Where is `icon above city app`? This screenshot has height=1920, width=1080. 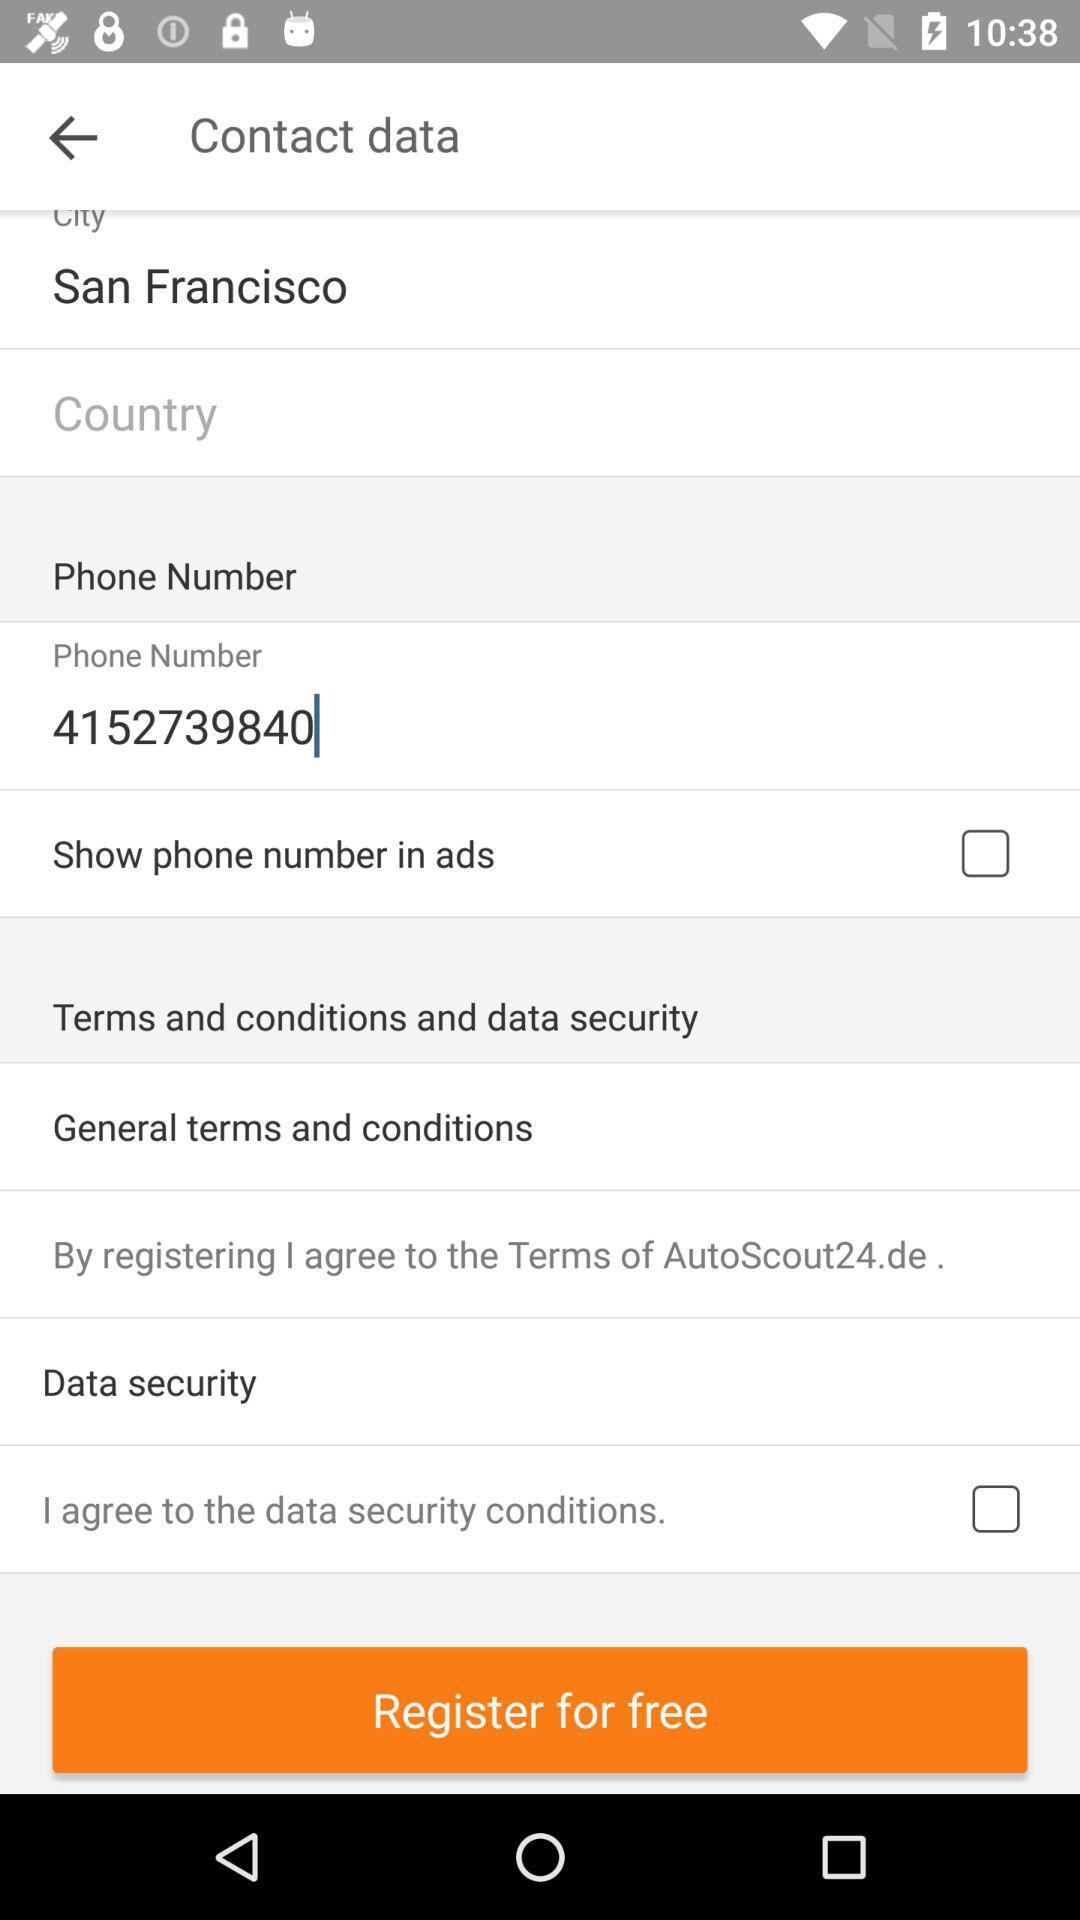 icon above city app is located at coordinates (72, 135).